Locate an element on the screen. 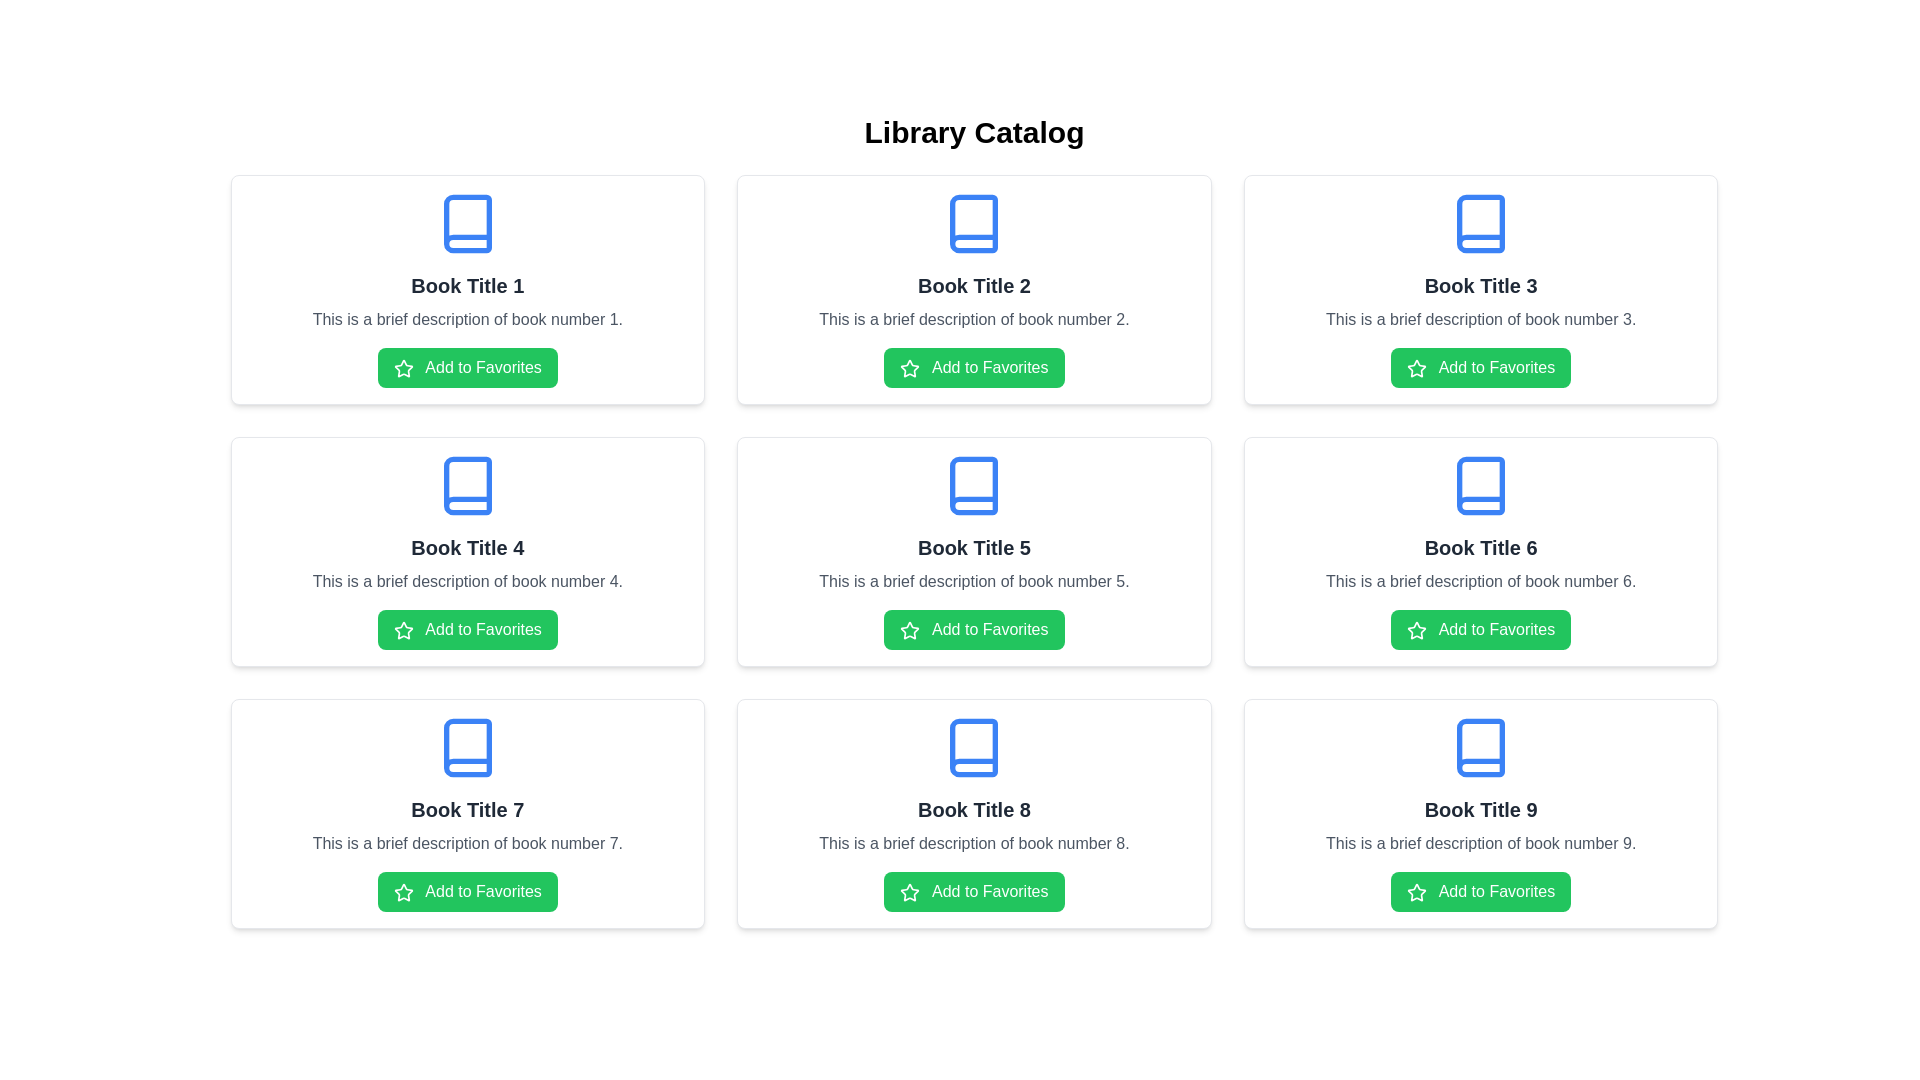 This screenshot has width=1920, height=1080. the Decorative Icon Component, which is a blue book-like icon located in the card titled 'Book Title 2' in the second column of the first row within a 3x3 grid layout of books is located at coordinates (974, 223).